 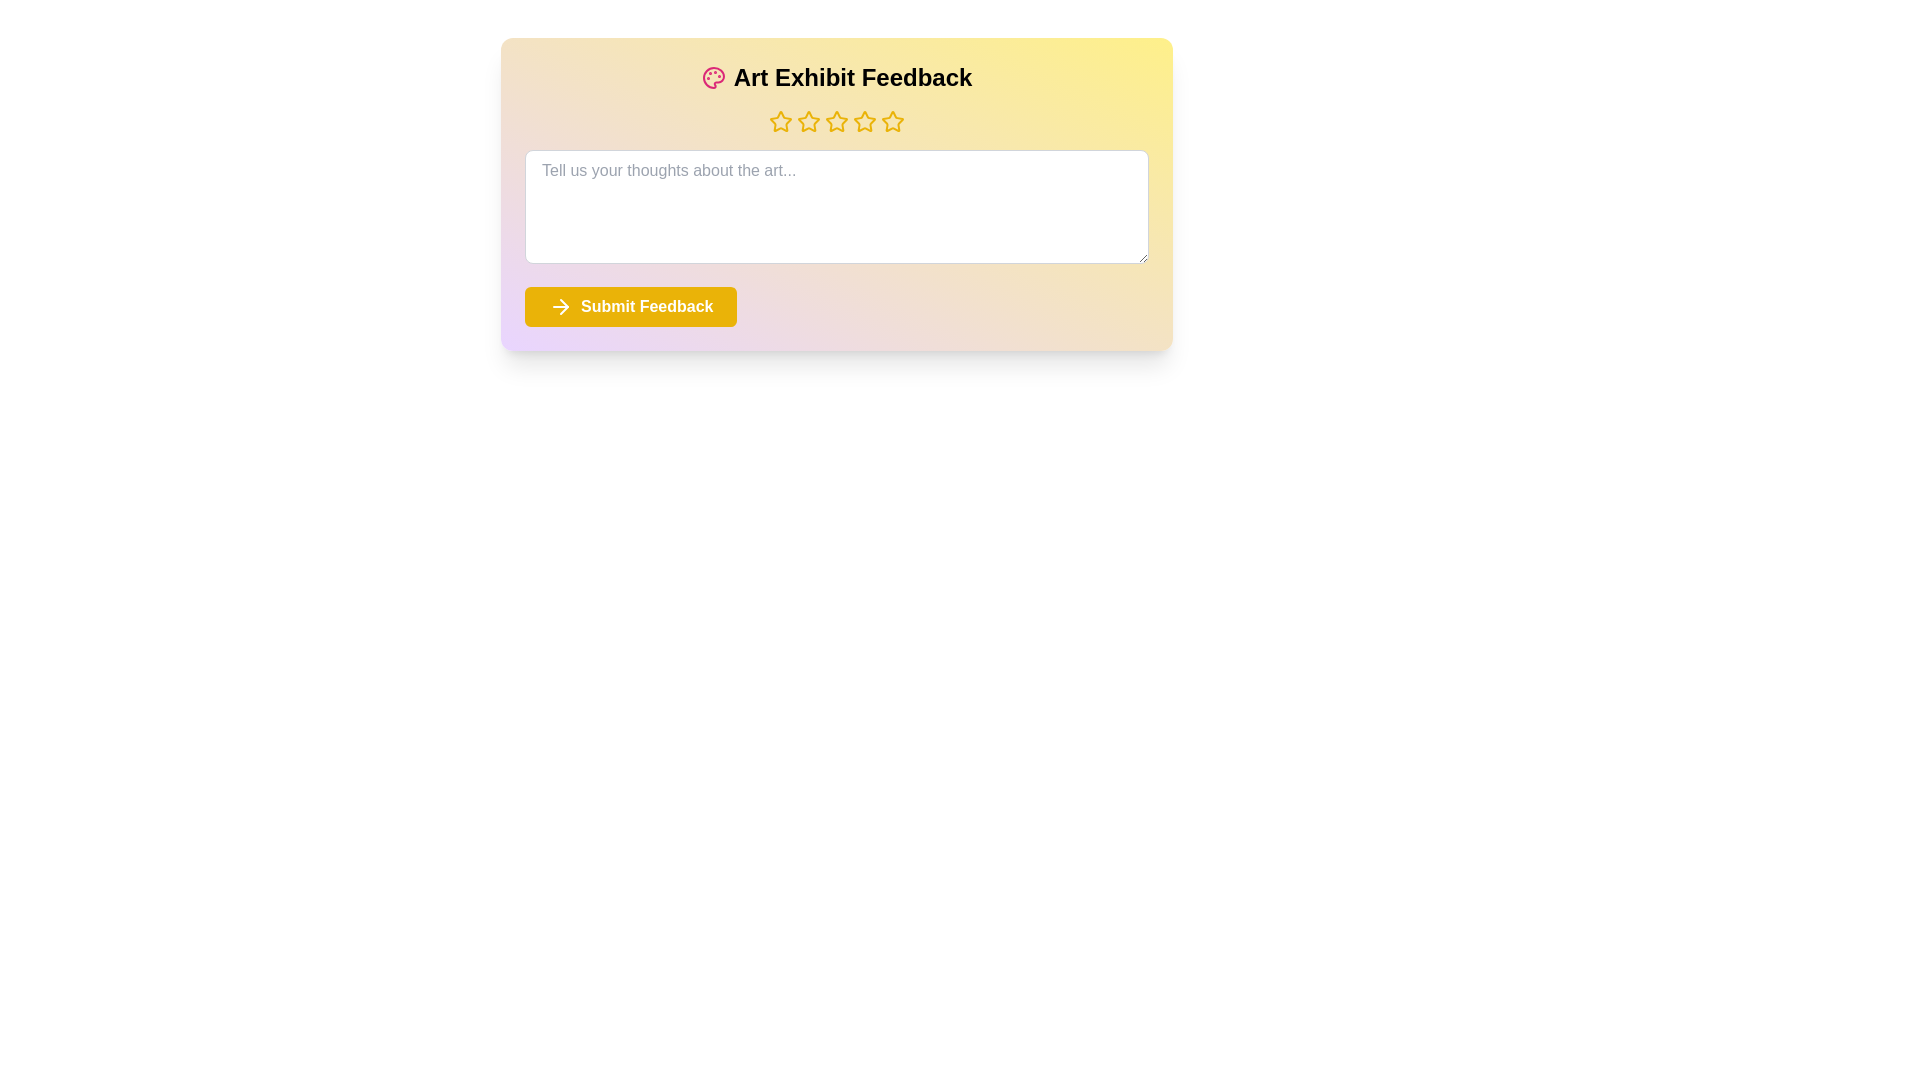 What do you see at coordinates (891, 122) in the screenshot?
I see `the star rating to 5 stars by clicking on the corresponding star` at bounding box center [891, 122].